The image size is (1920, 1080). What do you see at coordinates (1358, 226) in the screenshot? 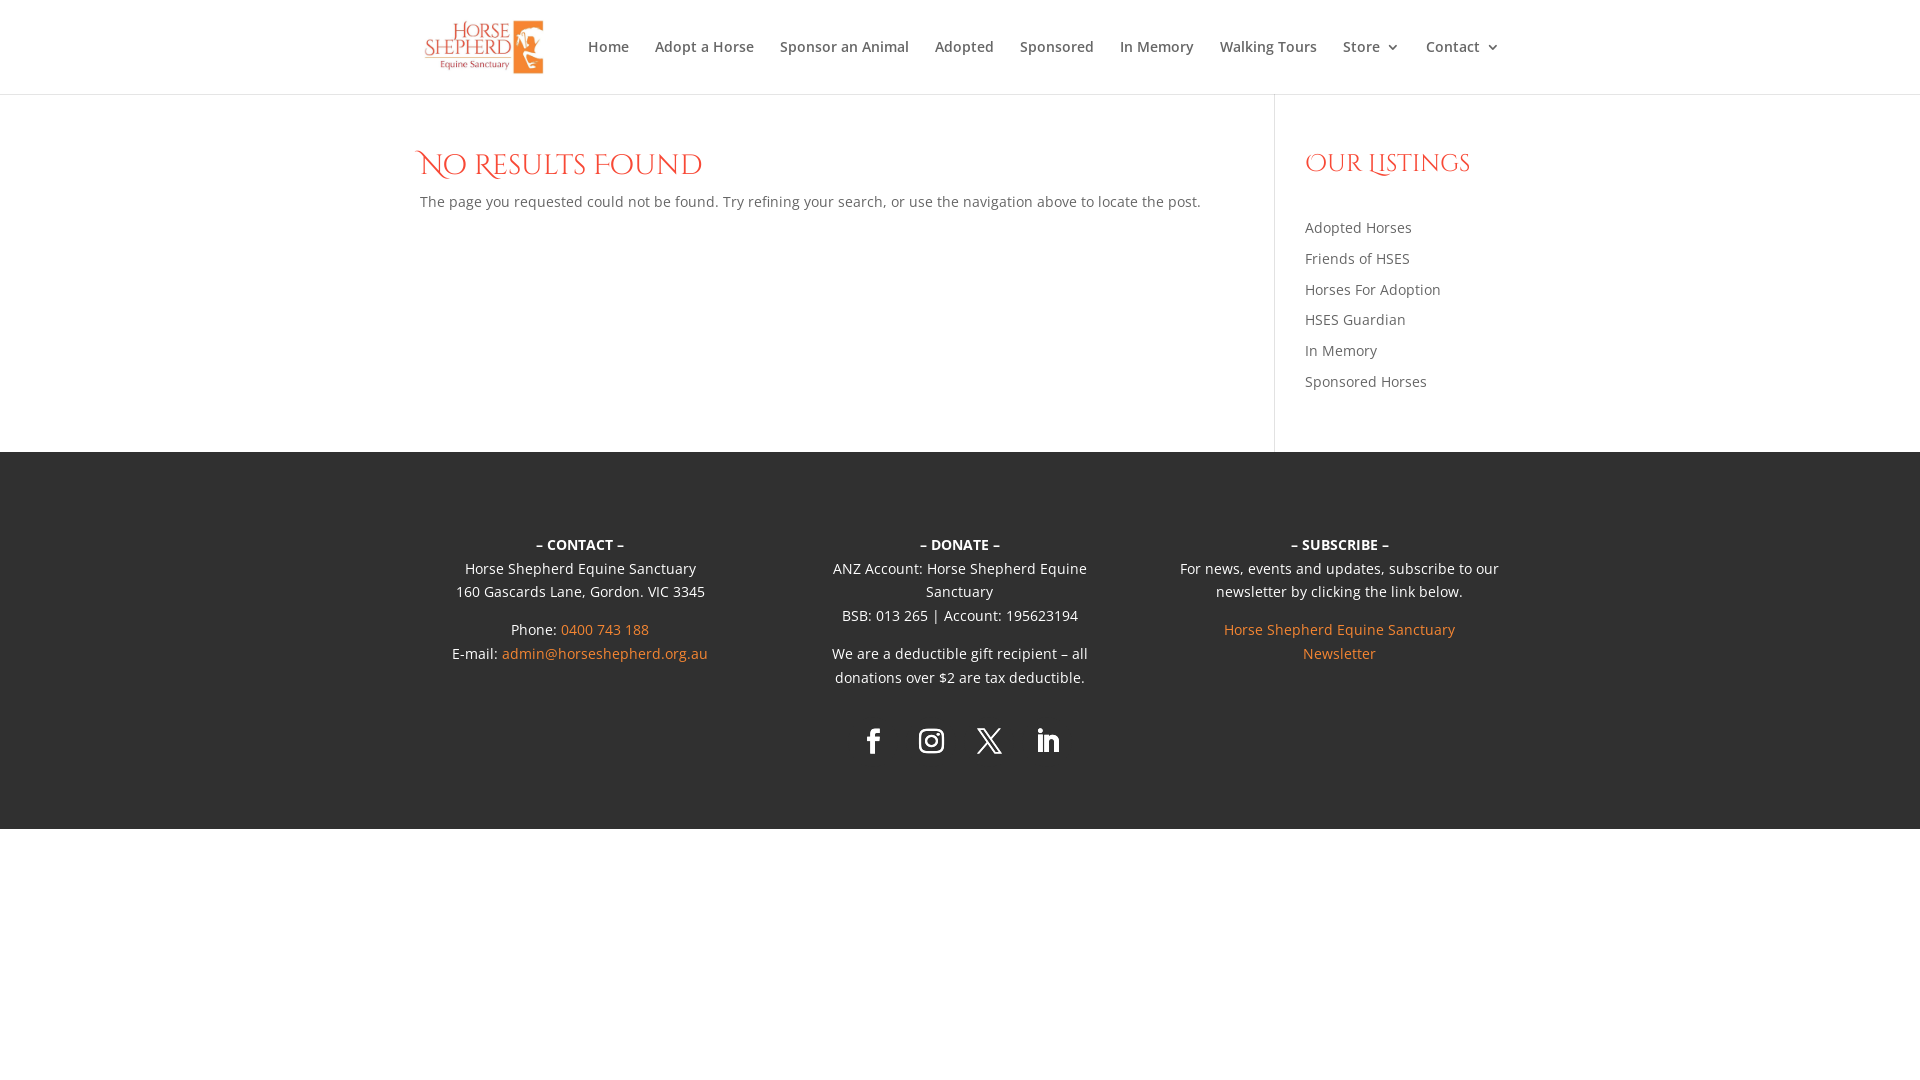
I see `'Adopted Horses'` at bounding box center [1358, 226].